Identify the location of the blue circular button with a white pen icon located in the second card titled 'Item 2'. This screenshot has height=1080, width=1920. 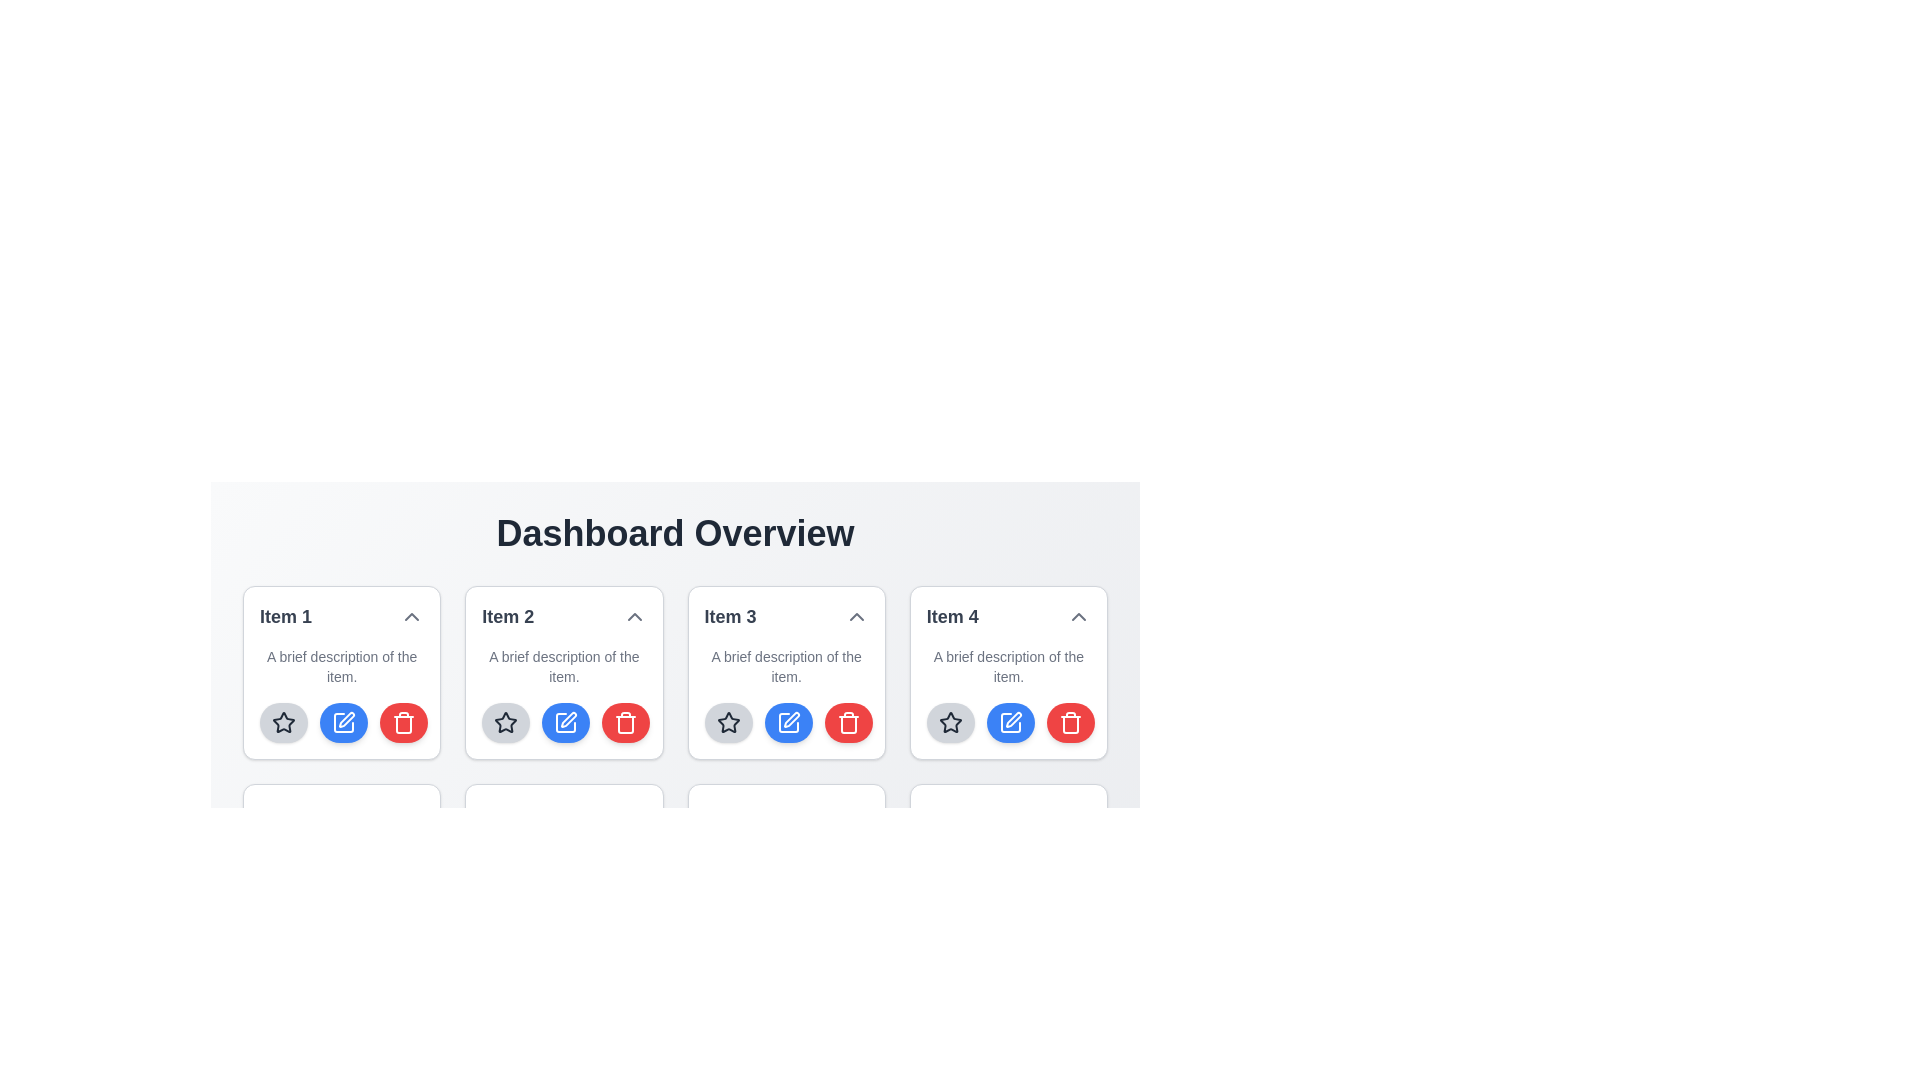
(346, 720).